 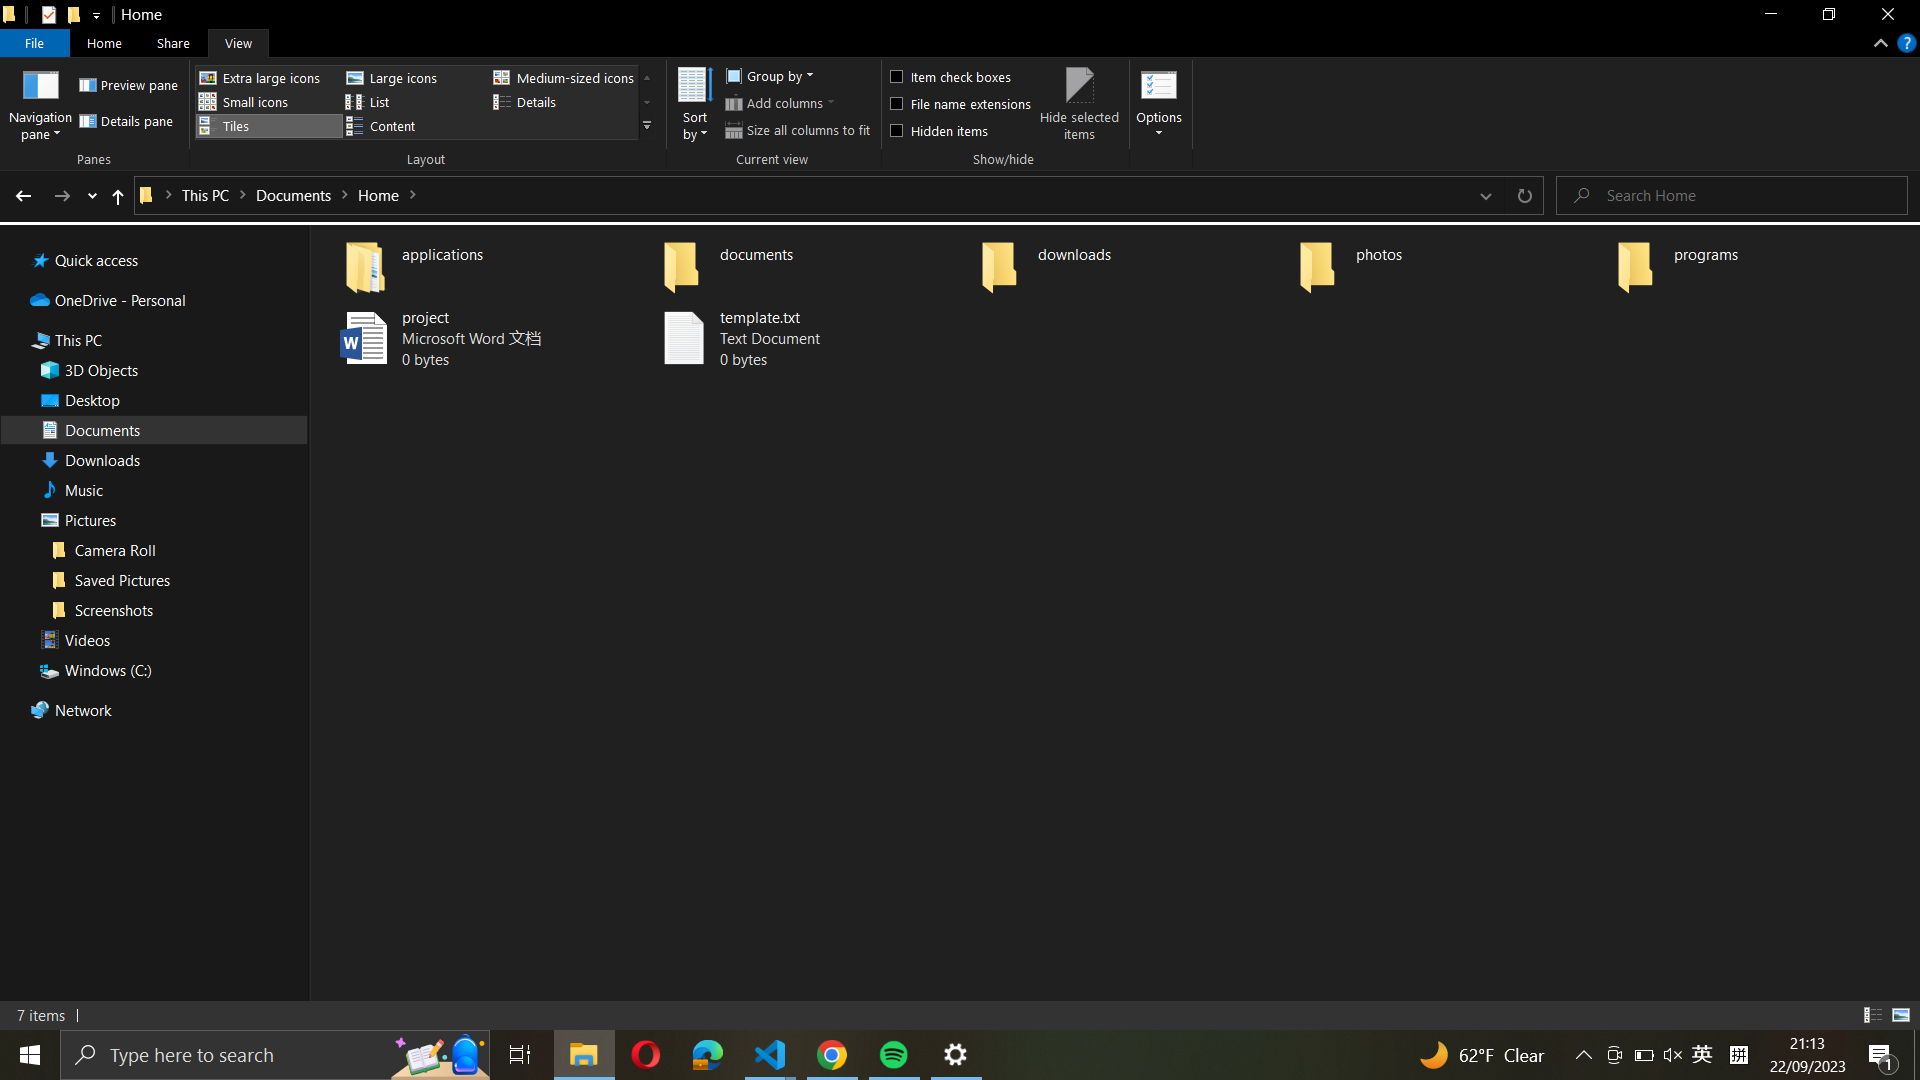 I want to click on Inspect further alternatives for the folder named "photos, so click(x=1449, y=261).